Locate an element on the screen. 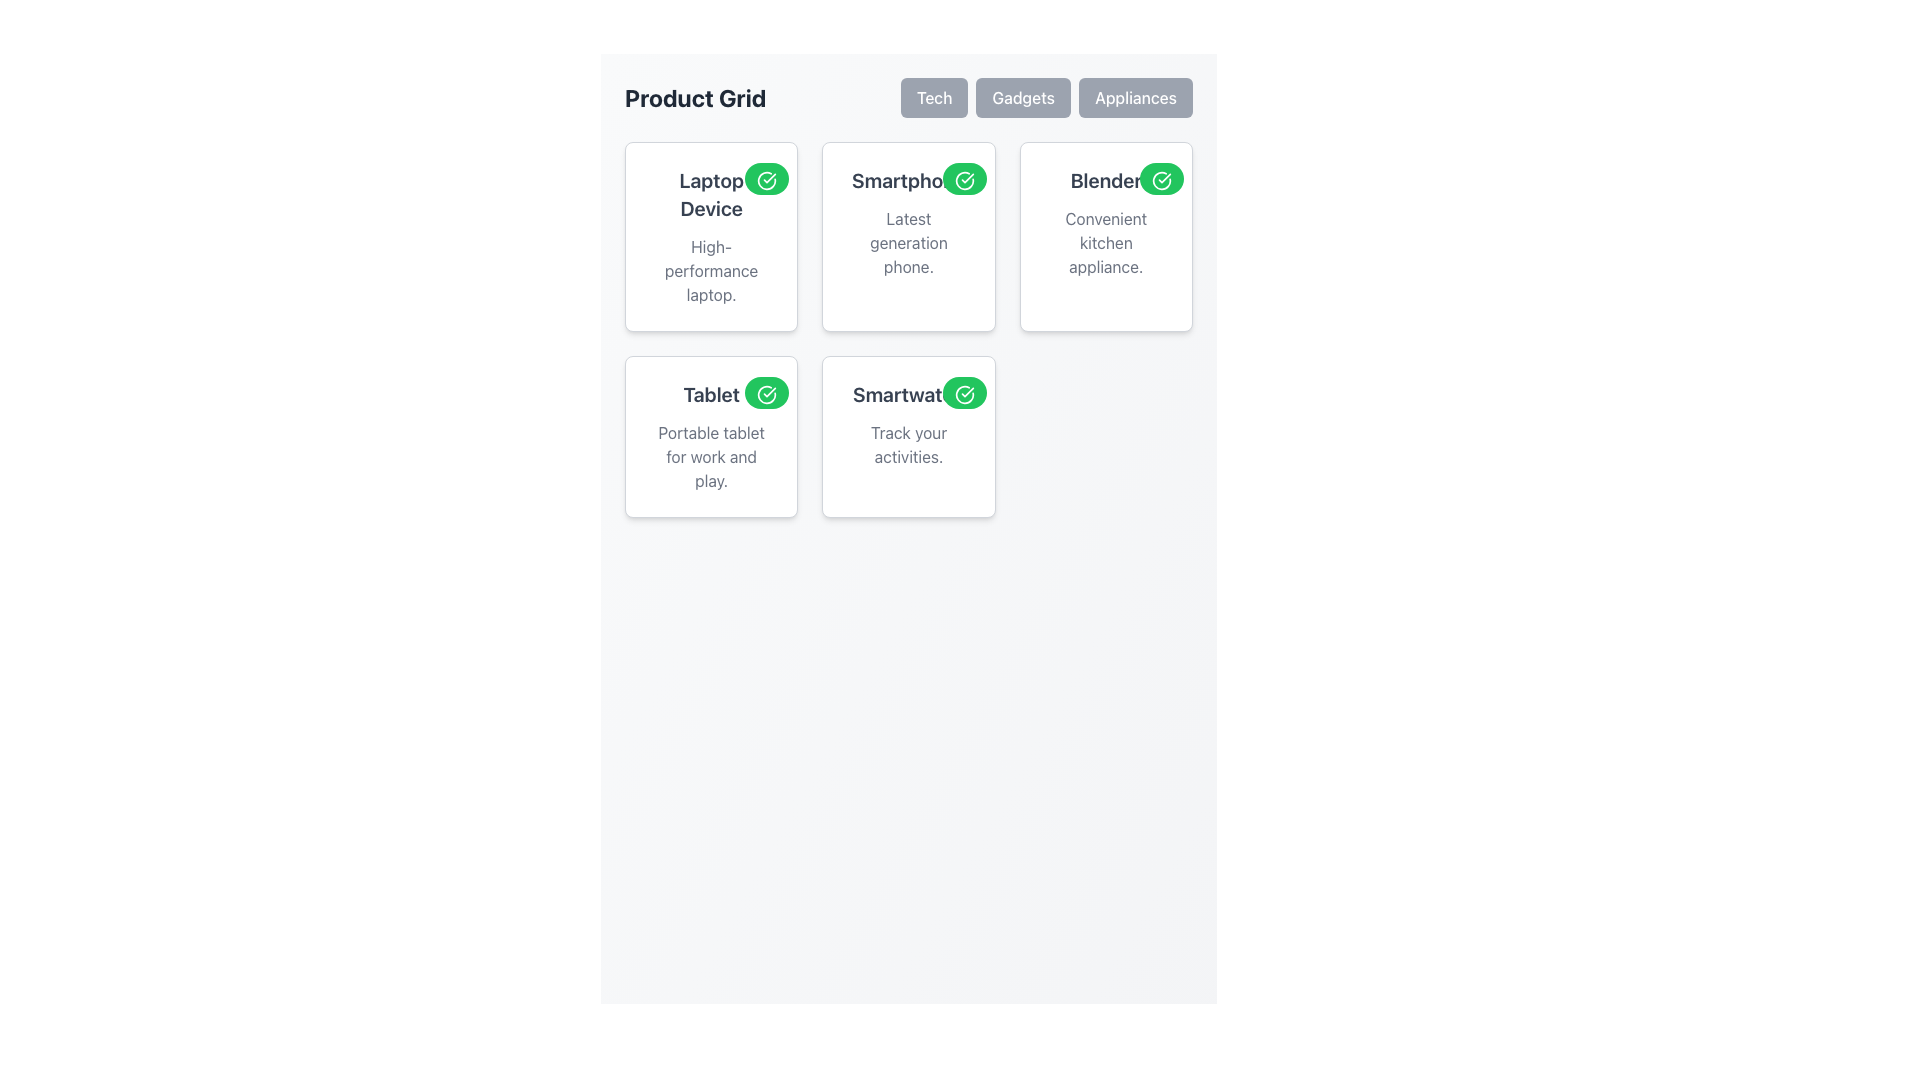 The image size is (1920, 1080). the interactive button located at the top-right corner of the 'Blender' product card is located at coordinates (1161, 177).